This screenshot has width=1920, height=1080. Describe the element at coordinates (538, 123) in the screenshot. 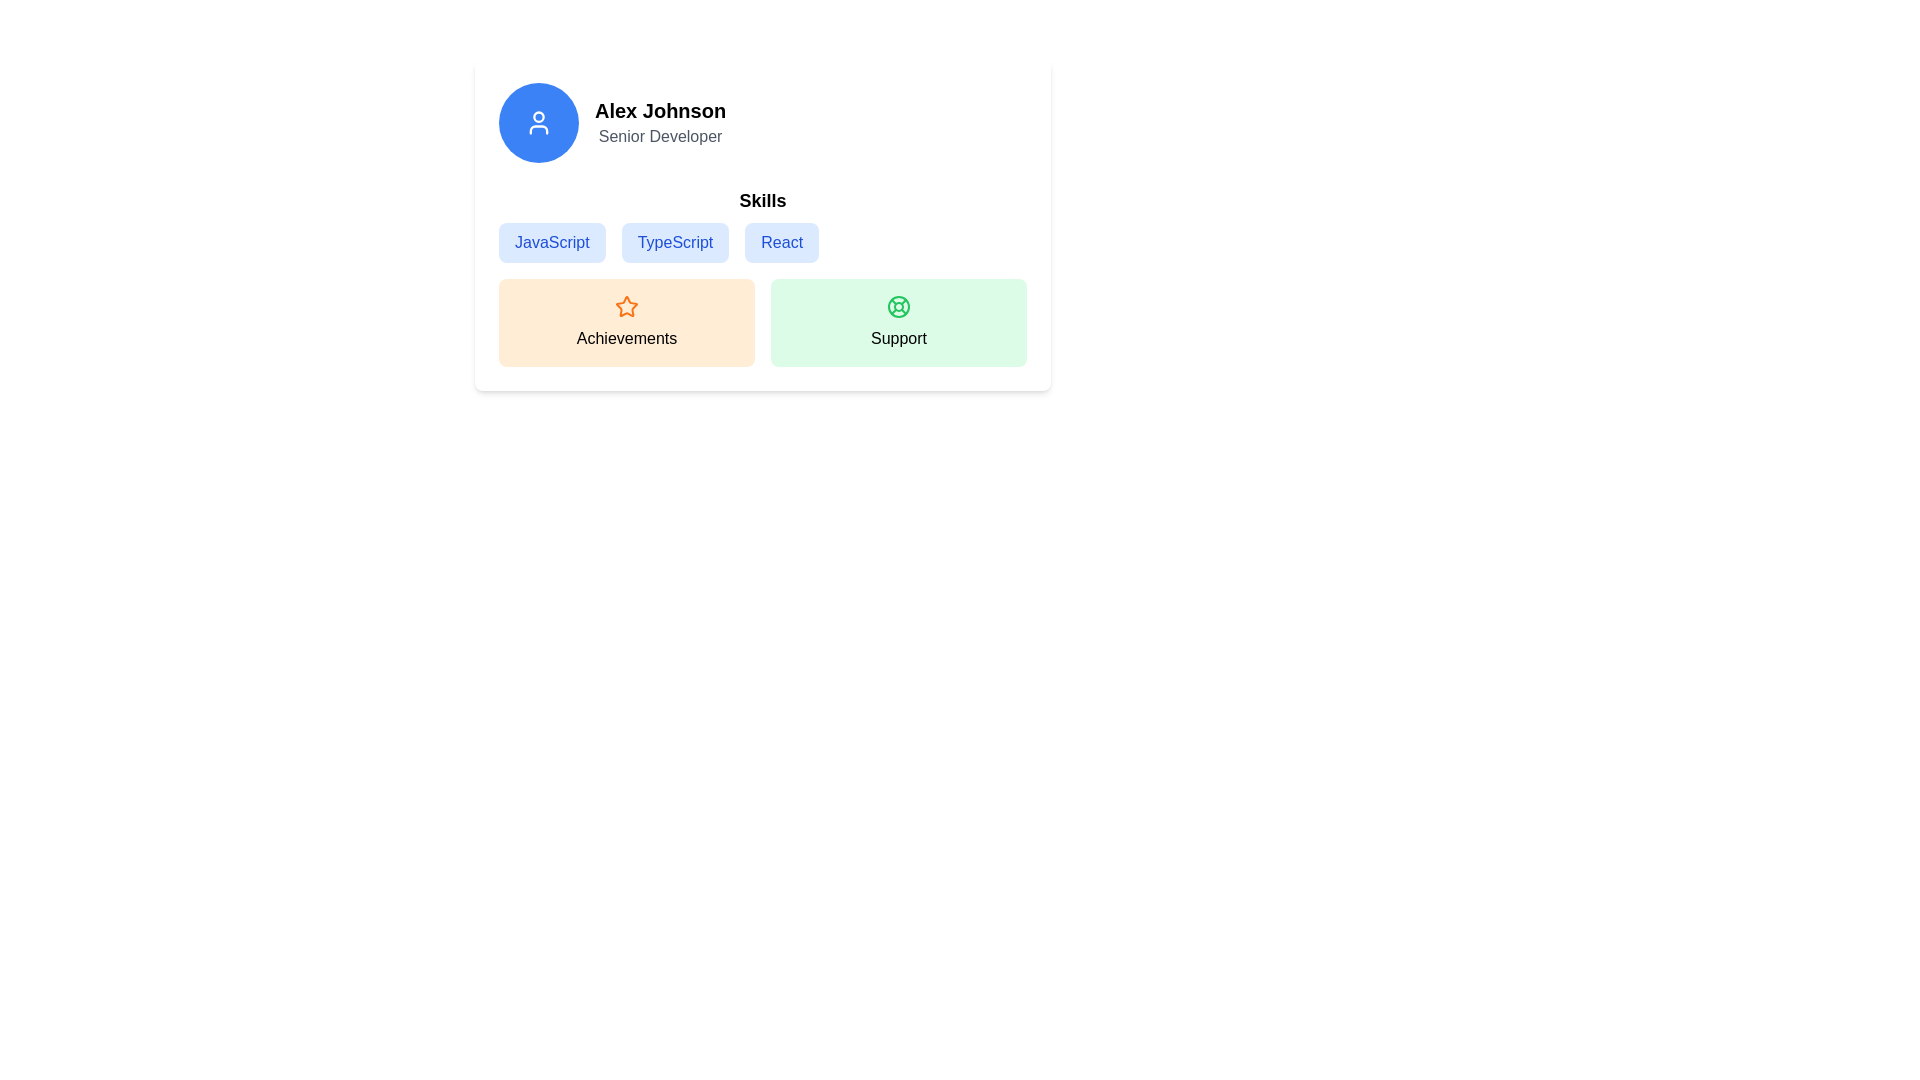

I see `the blue circular avatar or profile icon located in the top-left corner, adjacent to the text 'Alex Johnson Senior Developer'` at that location.